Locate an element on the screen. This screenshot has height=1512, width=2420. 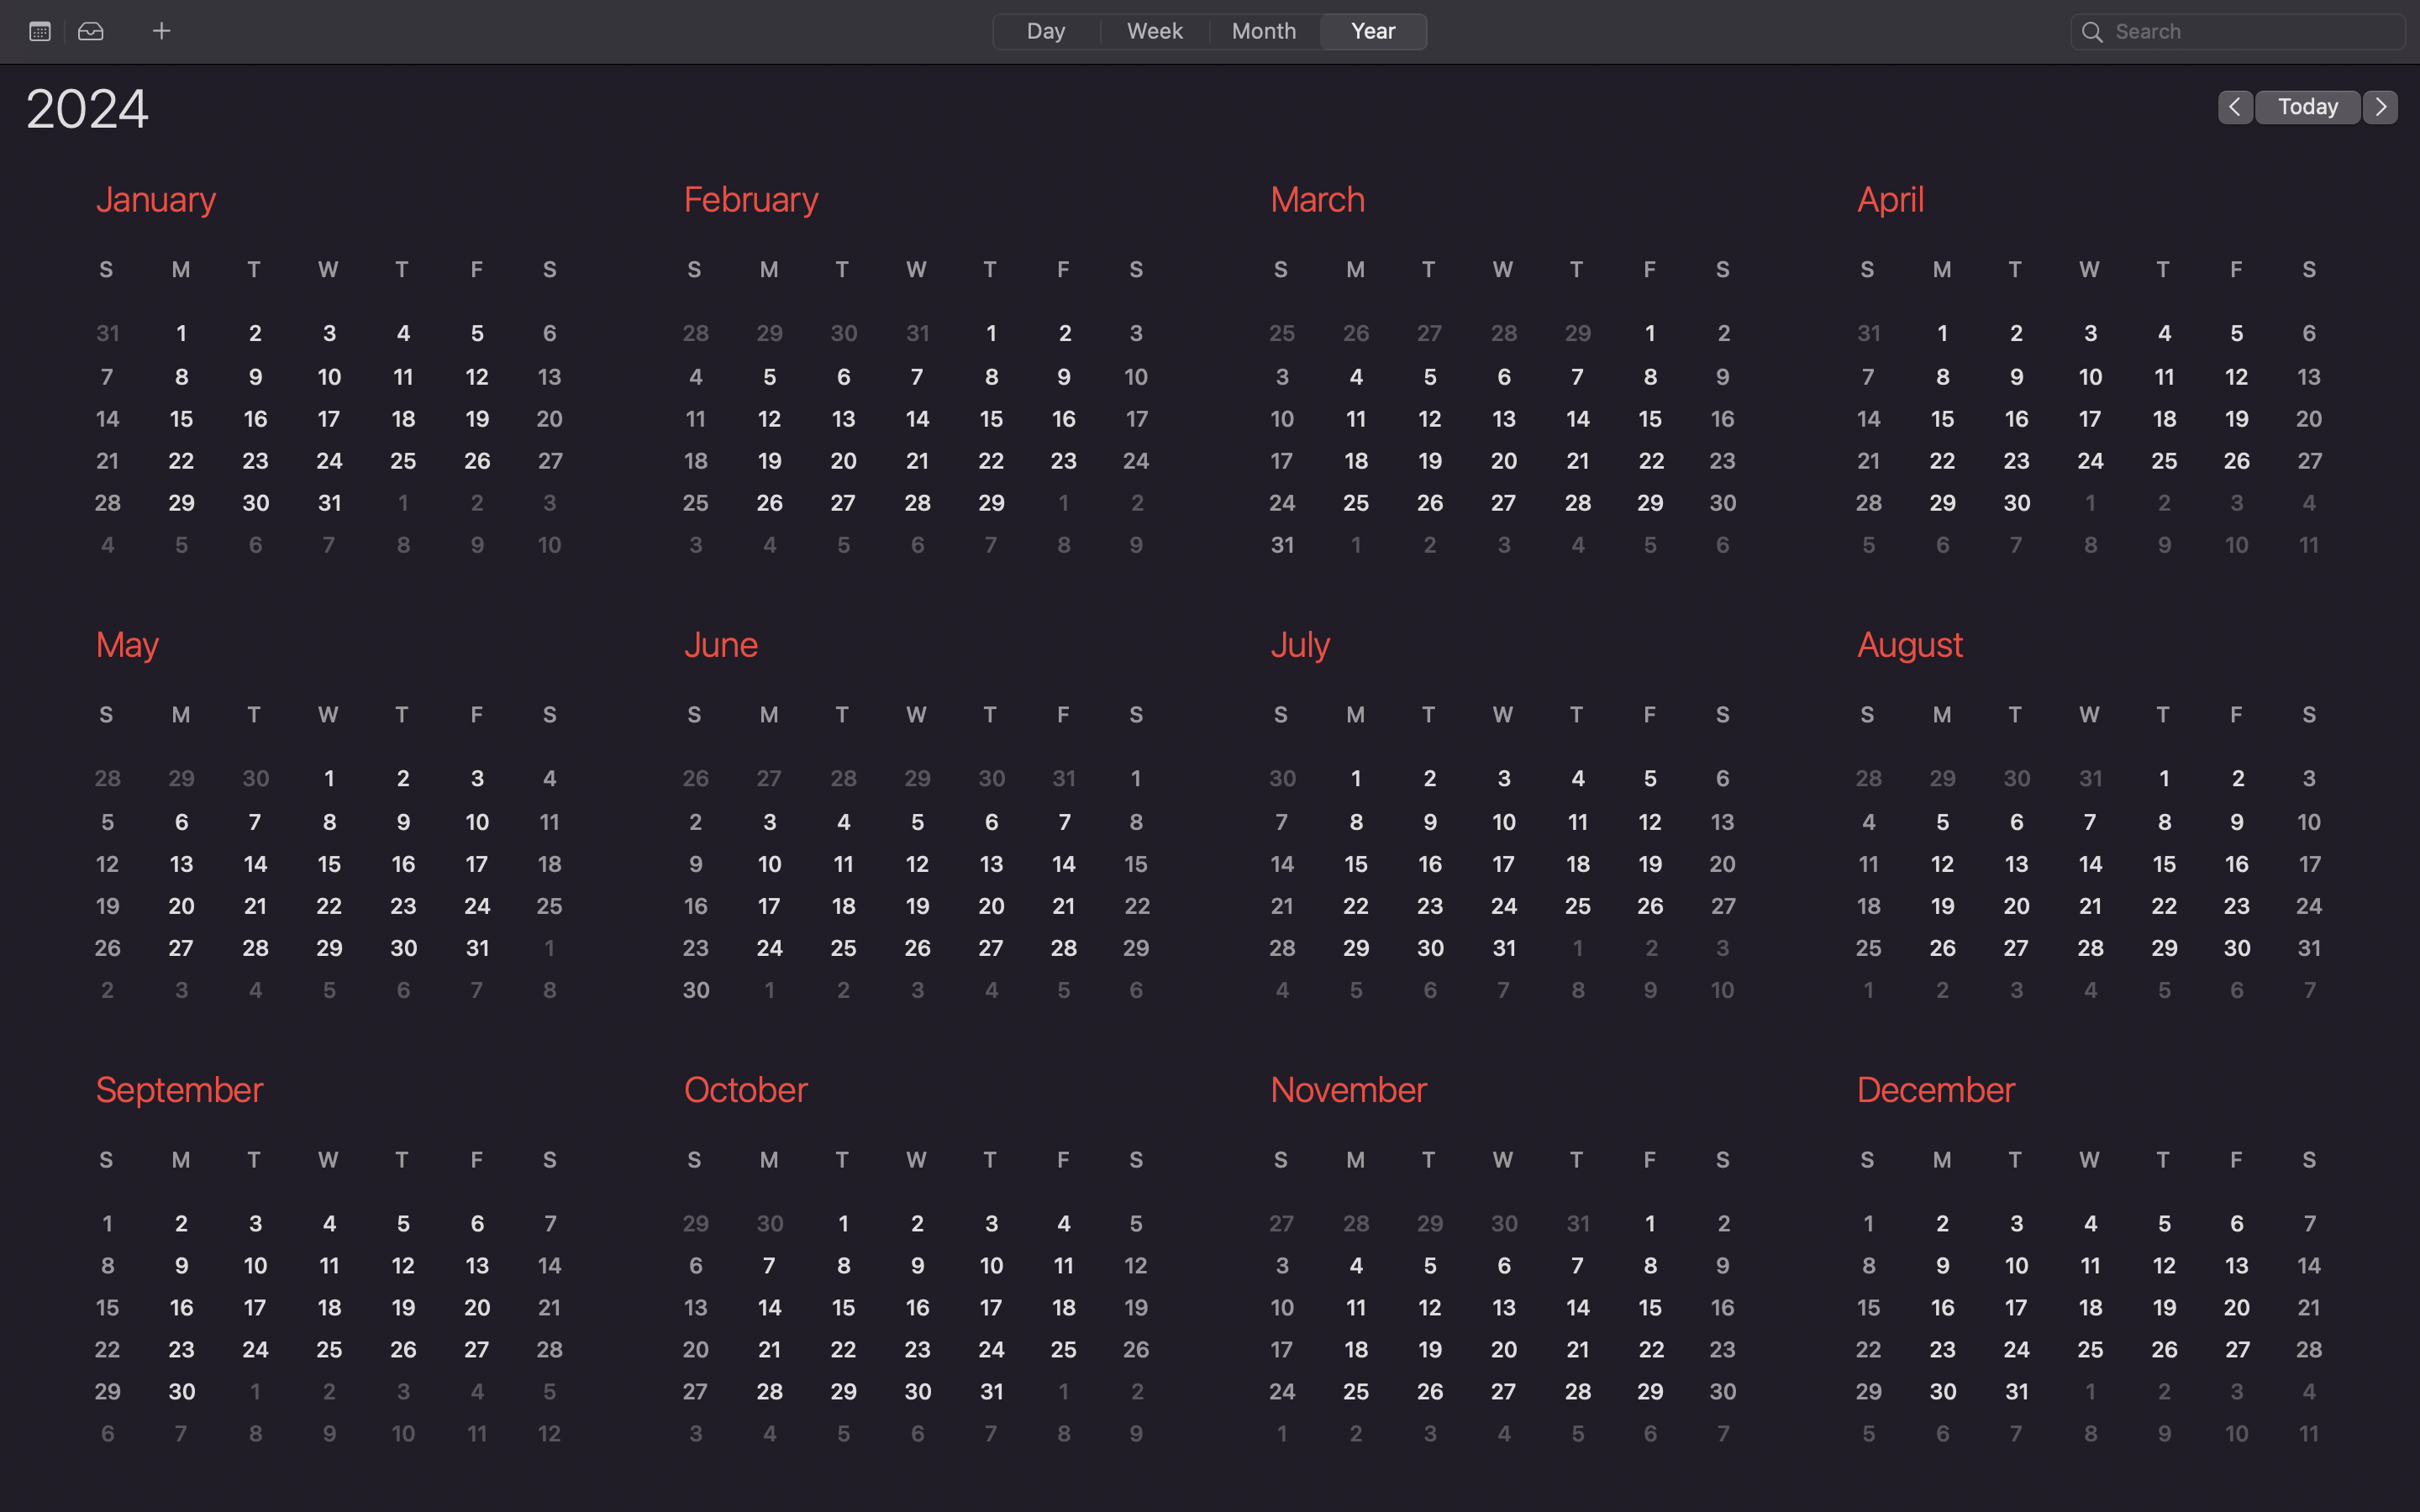
the October calendar is located at coordinates (913, 1267).